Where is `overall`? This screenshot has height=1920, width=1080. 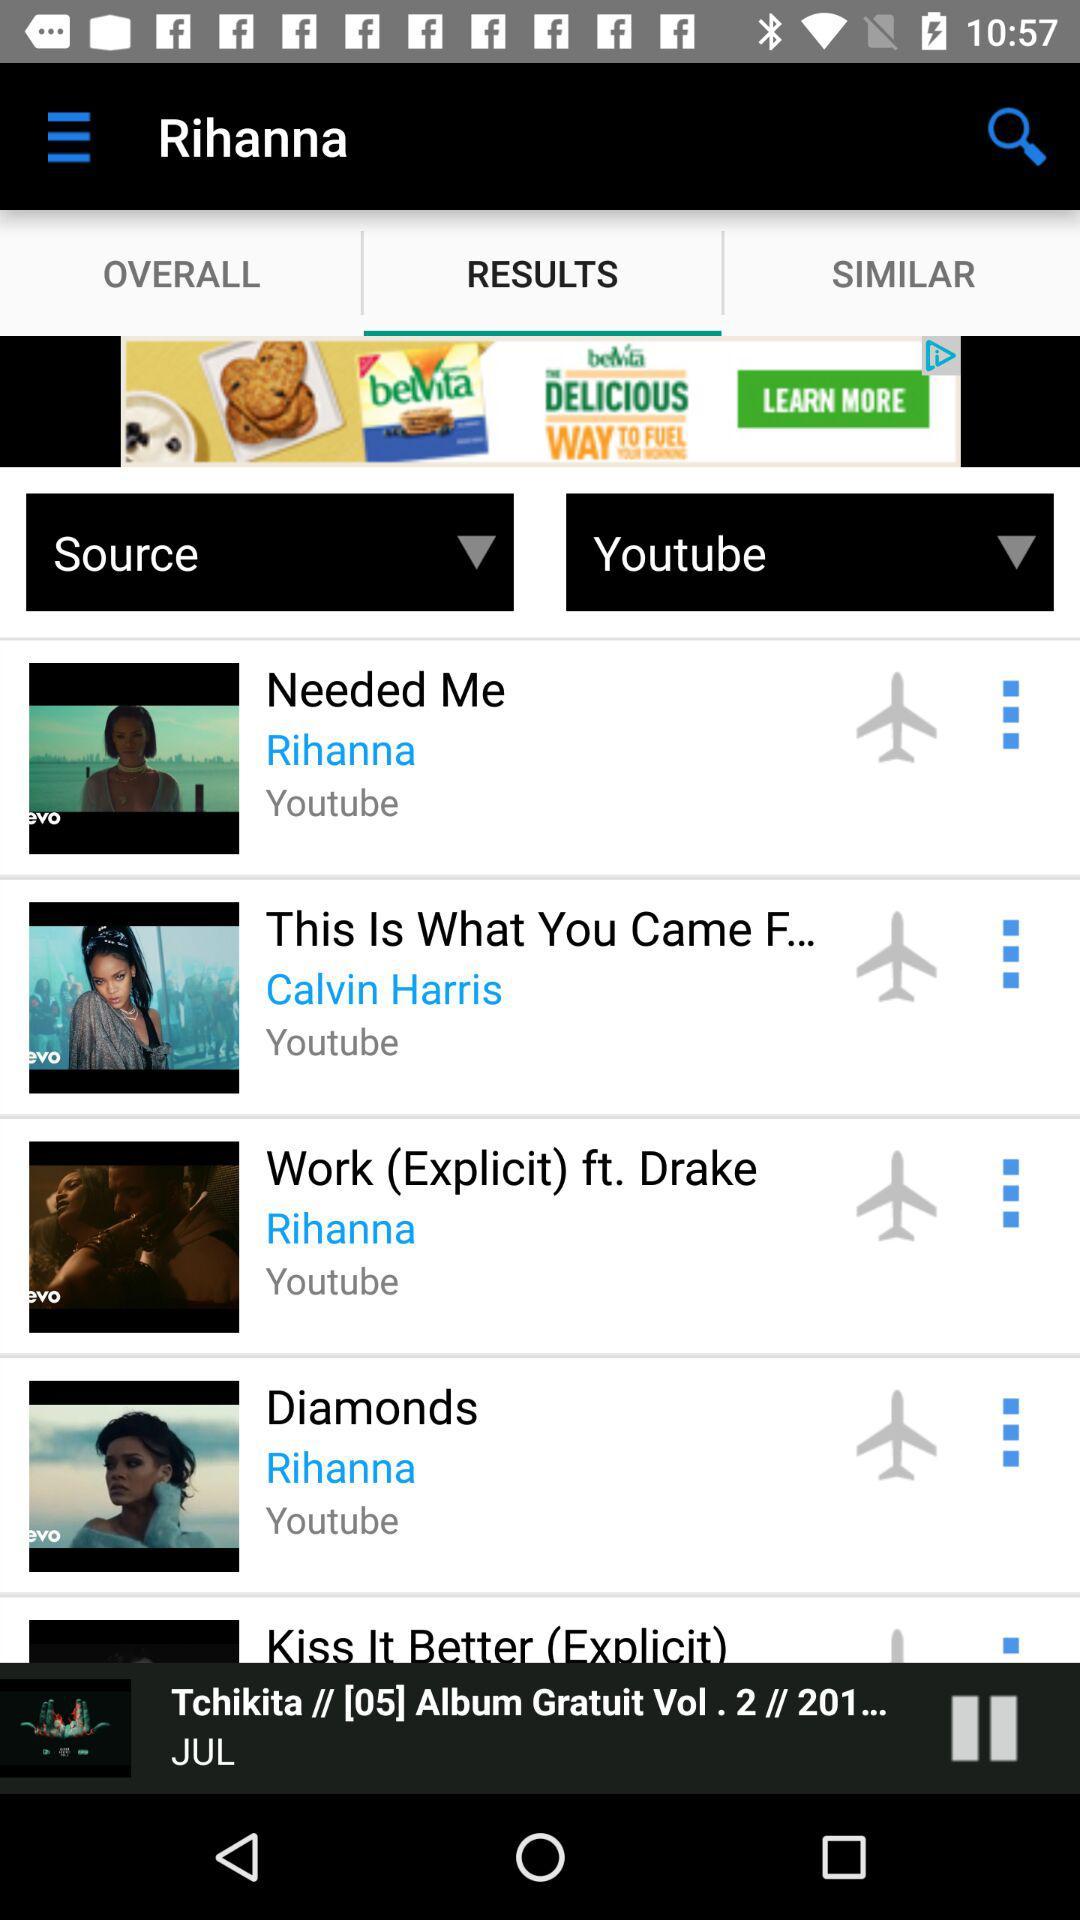
overall is located at coordinates (181, 272).